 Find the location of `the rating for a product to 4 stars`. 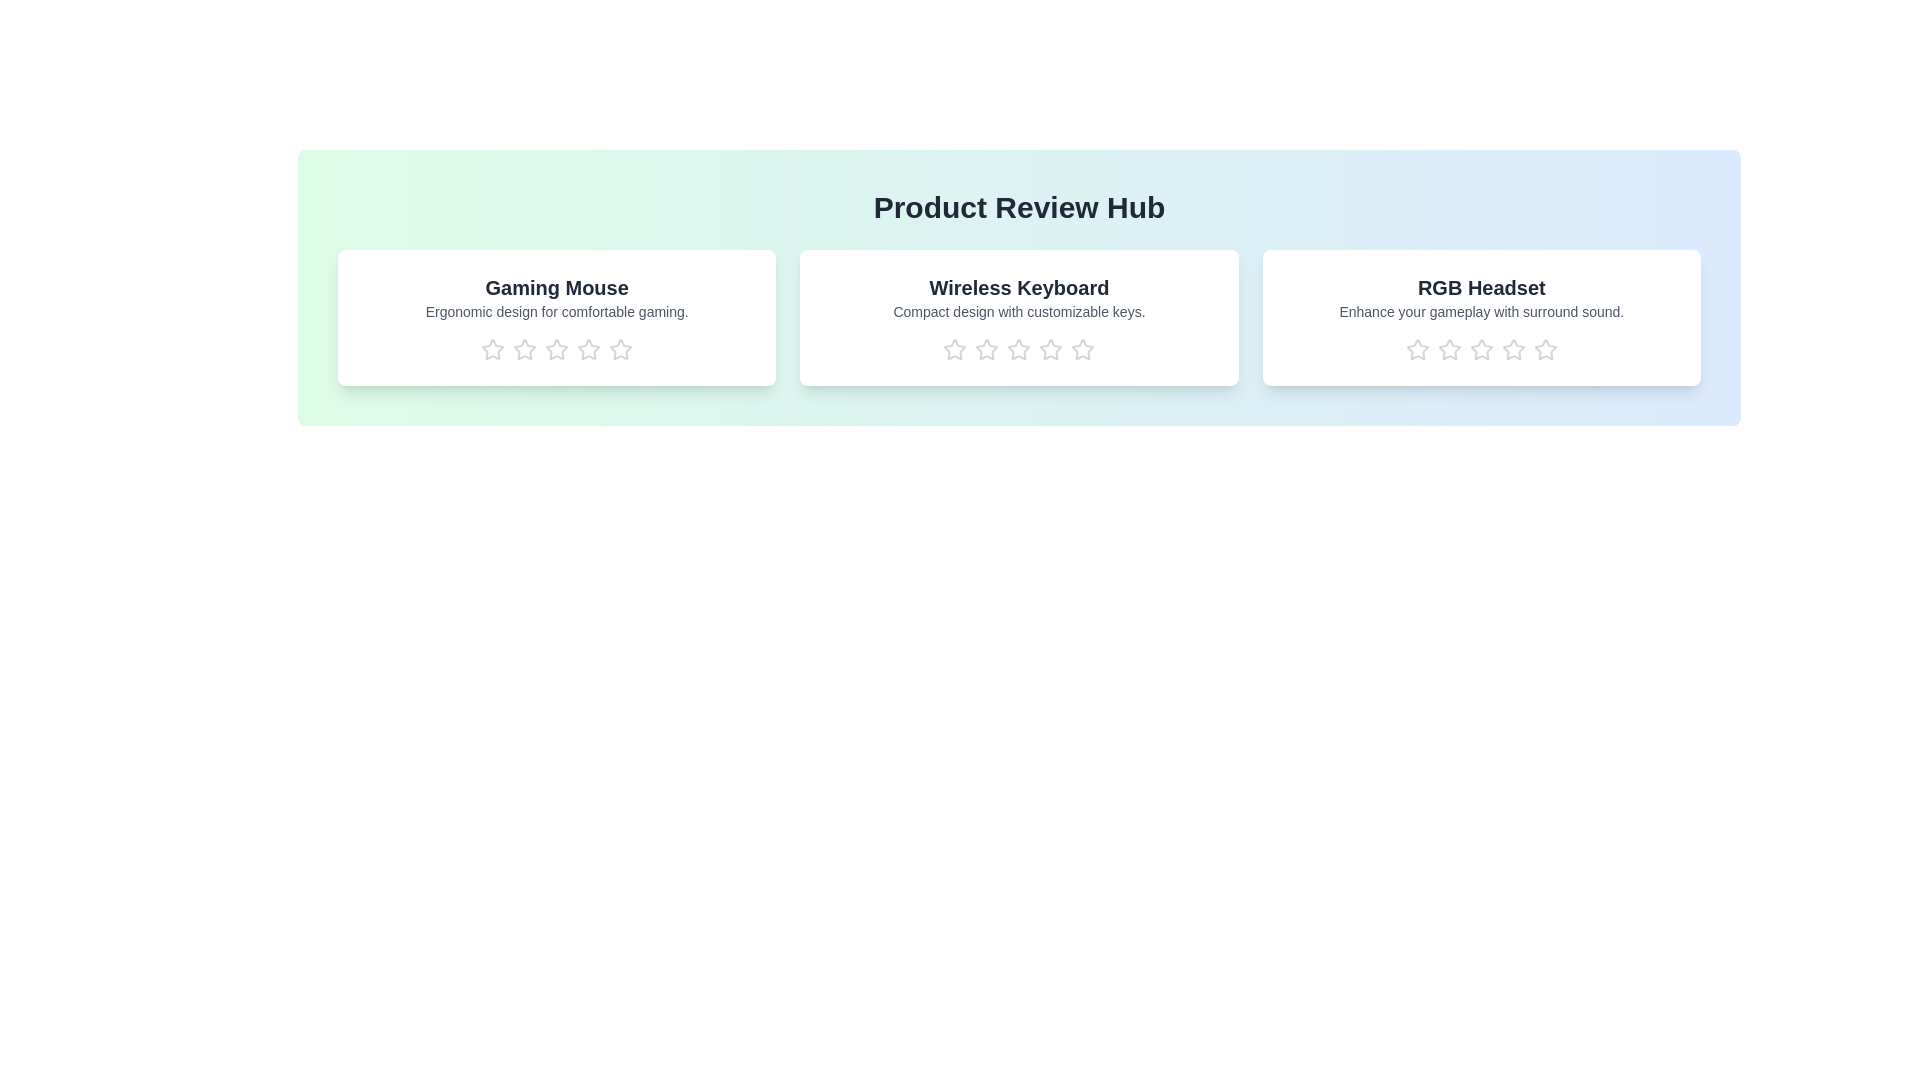

the rating for a product to 4 stars is located at coordinates (588, 349).